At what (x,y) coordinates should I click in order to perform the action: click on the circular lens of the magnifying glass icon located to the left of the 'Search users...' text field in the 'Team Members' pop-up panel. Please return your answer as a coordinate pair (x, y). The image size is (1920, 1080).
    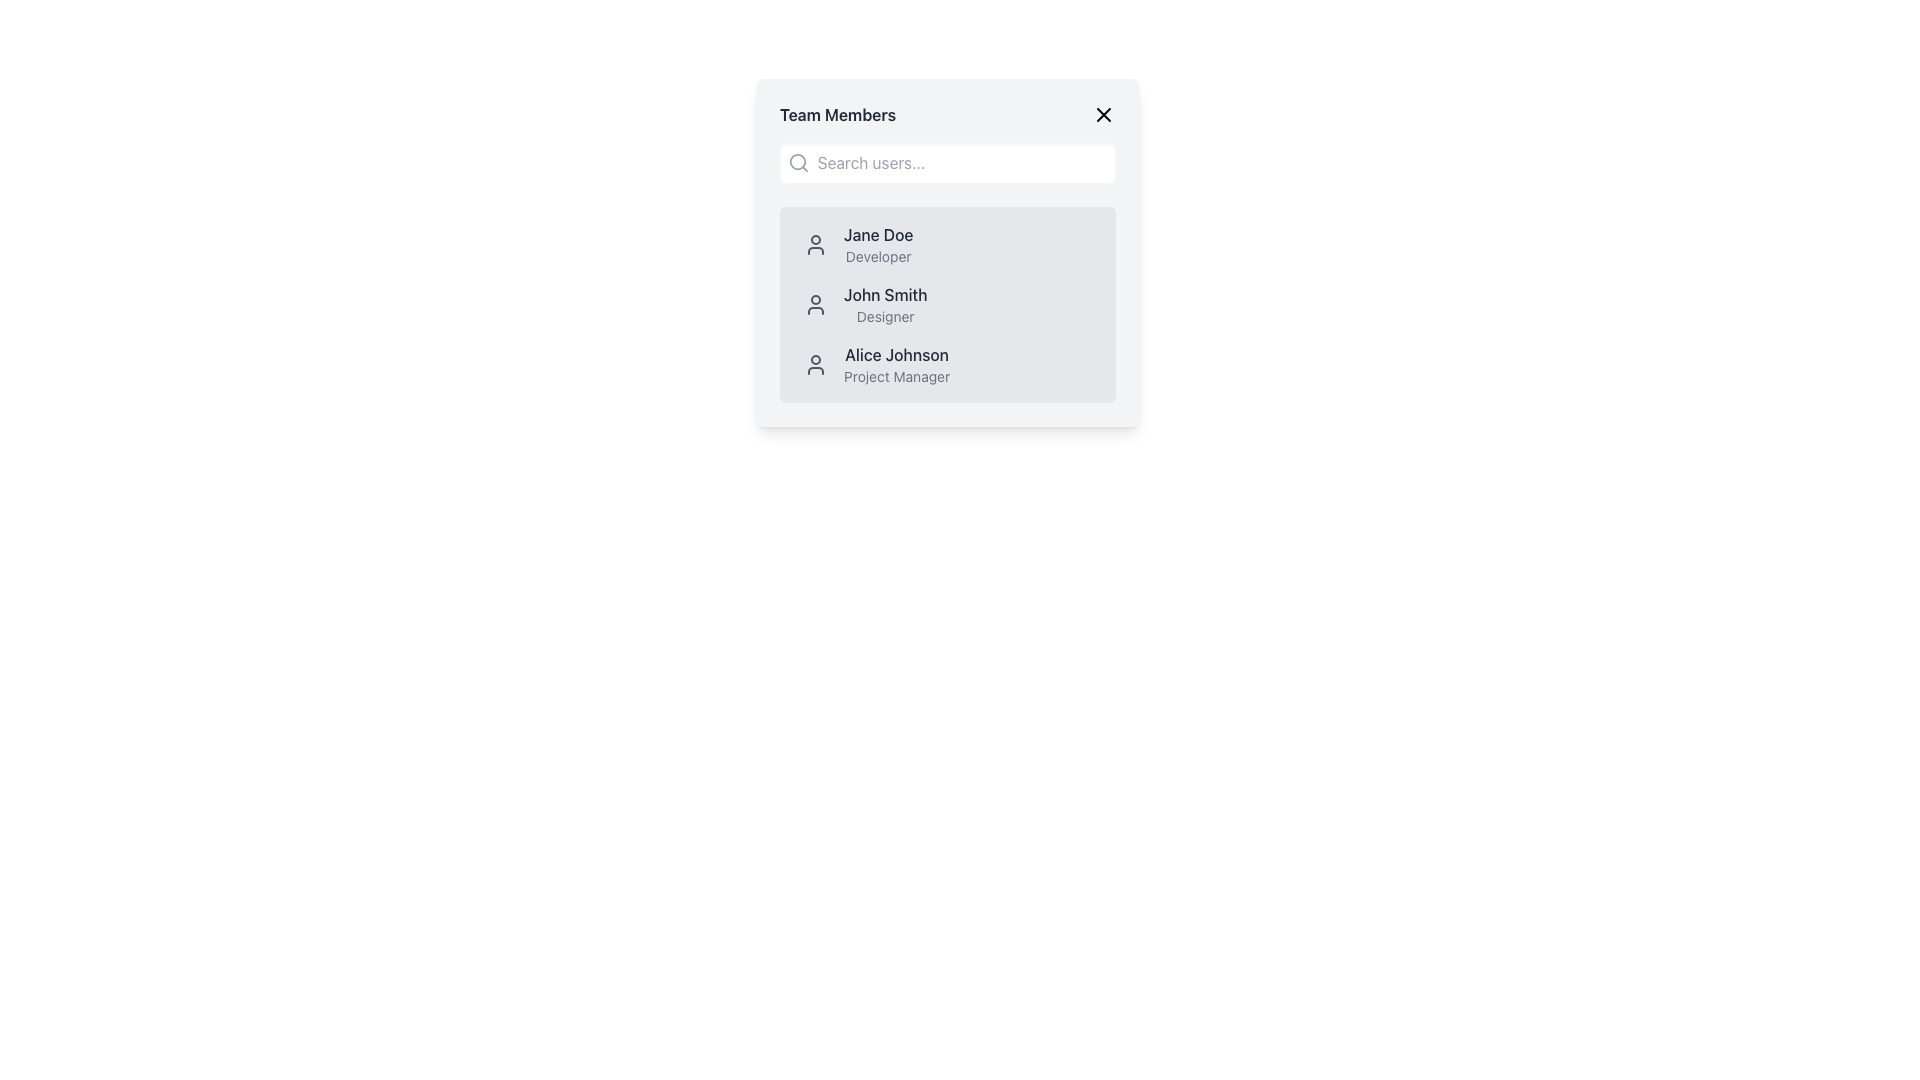
    Looking at the image, I should click on (796, 161).